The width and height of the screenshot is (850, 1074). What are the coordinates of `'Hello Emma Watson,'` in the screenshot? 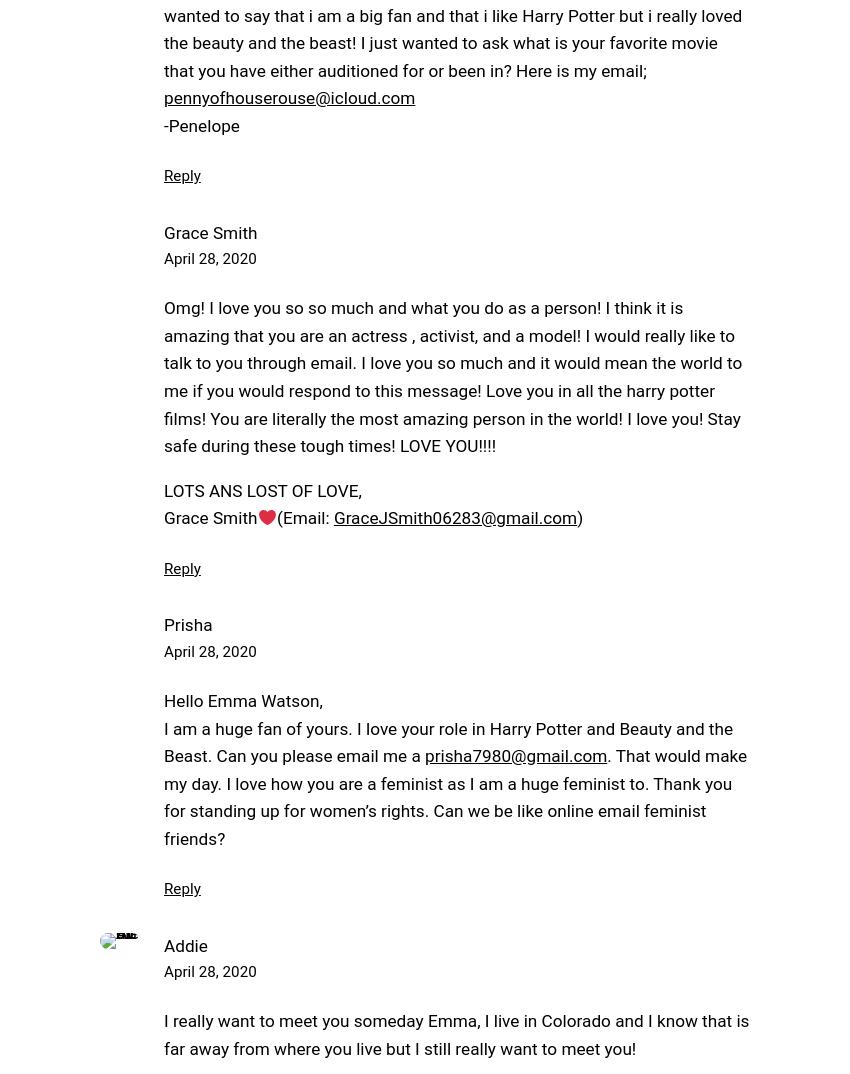 It's located at (243, 700).